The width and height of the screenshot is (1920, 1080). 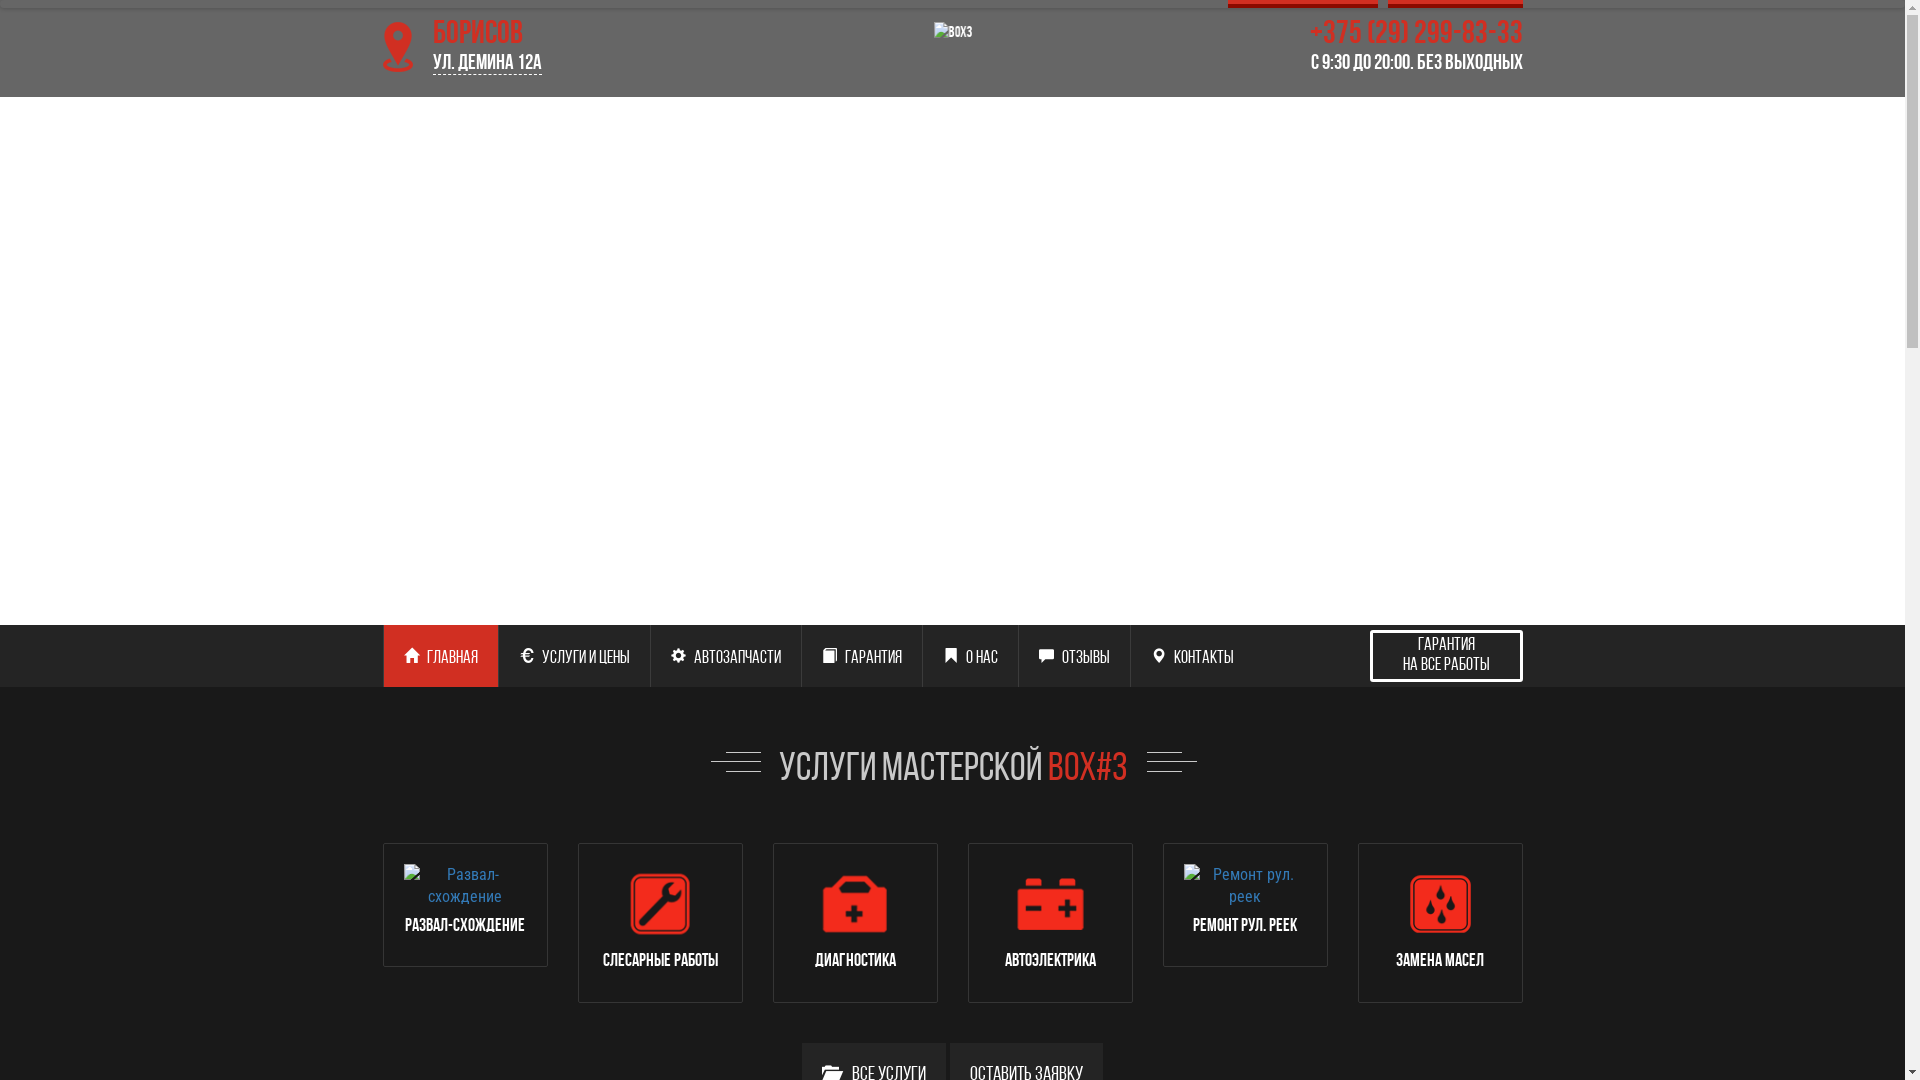 I want to click on '+375 (29) 299-83-33', so click(x=1342, y=47).